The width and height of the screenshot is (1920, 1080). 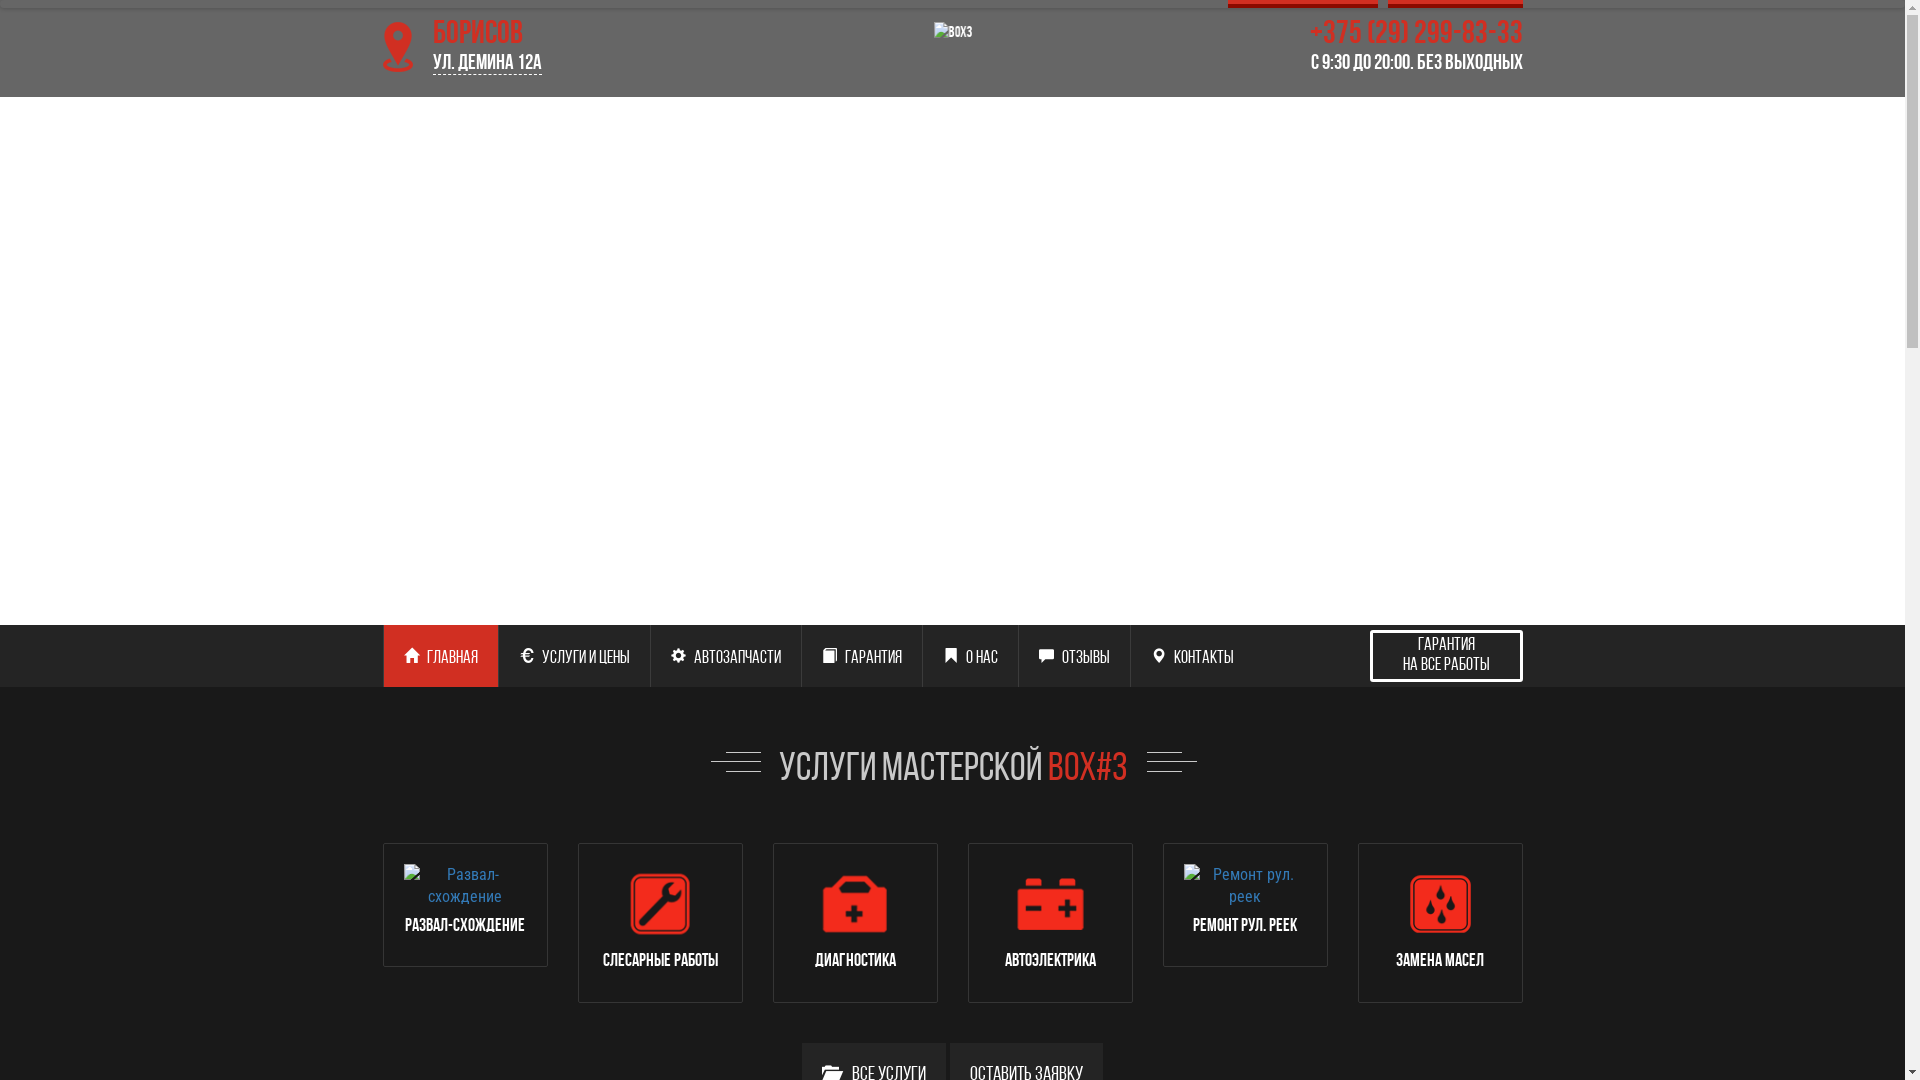 I want to click on '+375 (29) 299-83-33', so click(x=1342, y=47).